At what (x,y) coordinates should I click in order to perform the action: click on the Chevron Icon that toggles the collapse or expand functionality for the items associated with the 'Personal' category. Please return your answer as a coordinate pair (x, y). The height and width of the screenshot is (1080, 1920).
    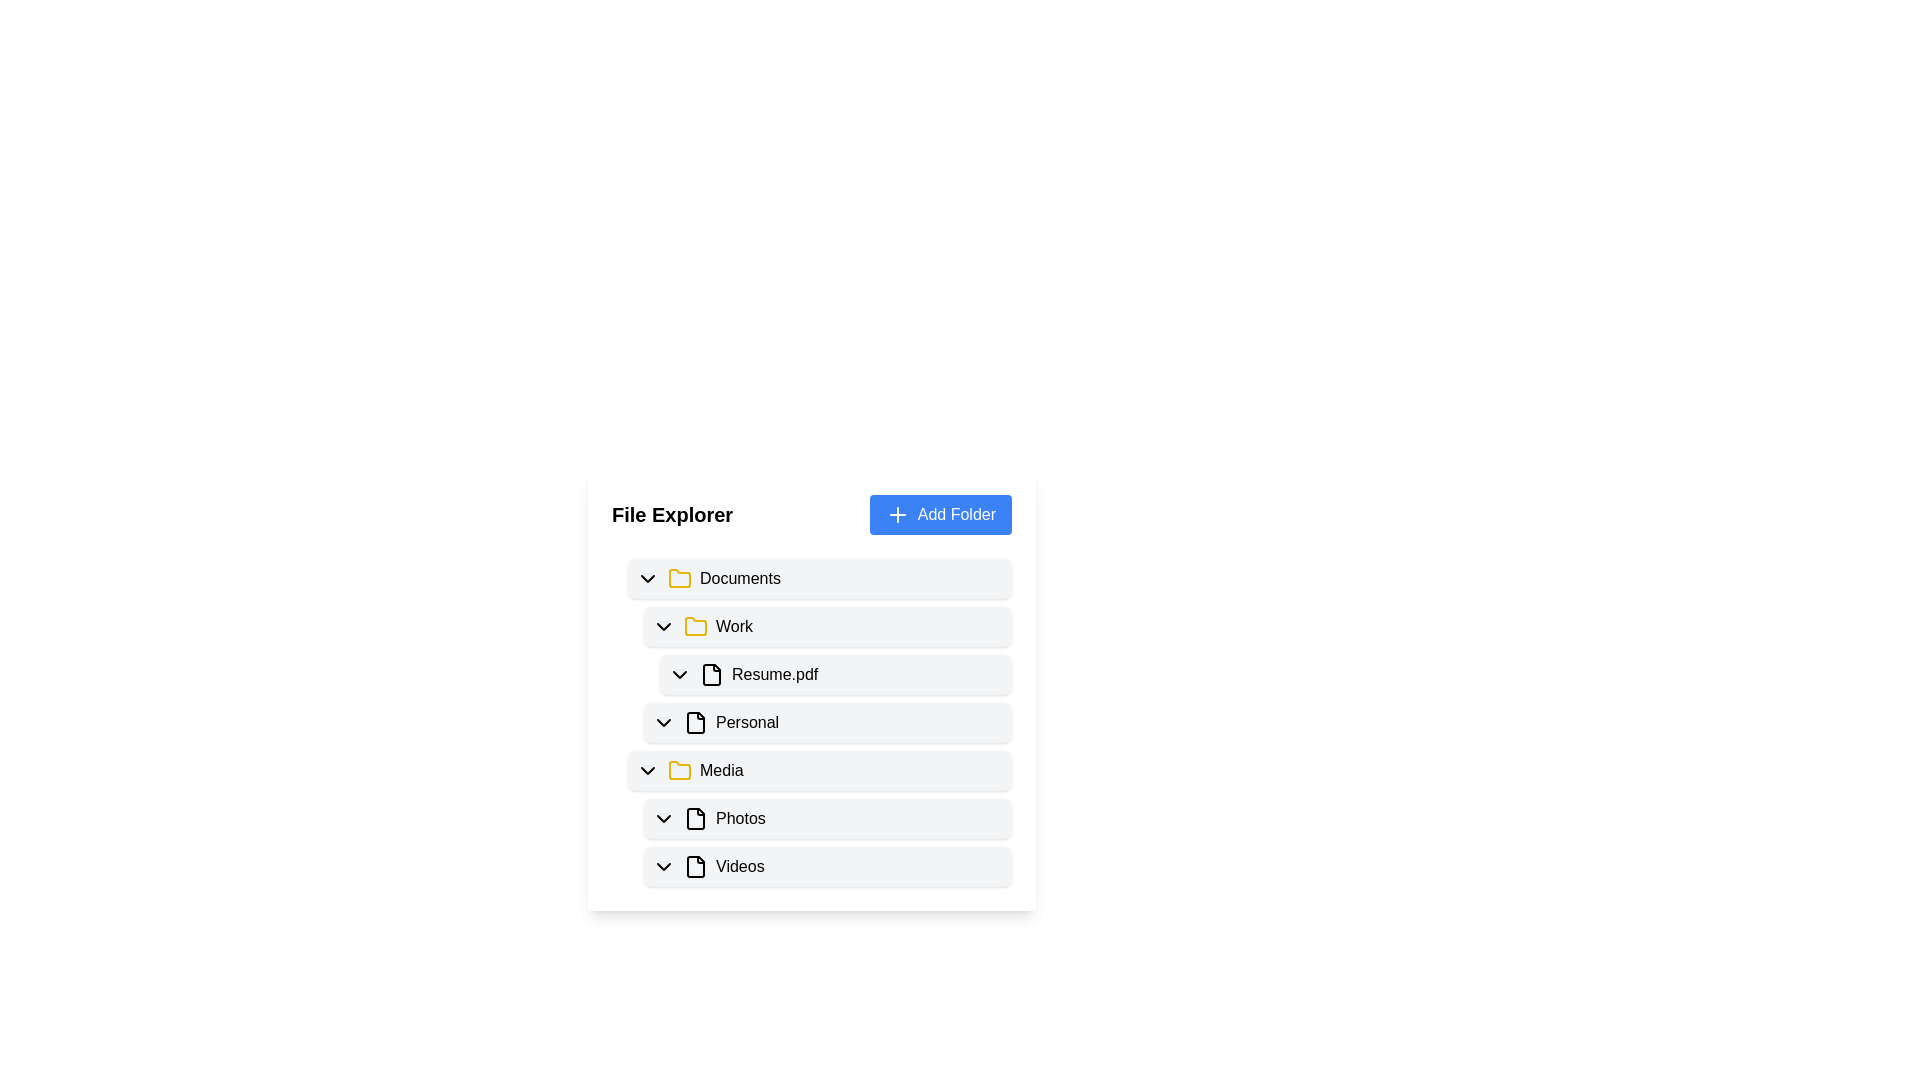
    Looking at the image, I should click on (663, 722).